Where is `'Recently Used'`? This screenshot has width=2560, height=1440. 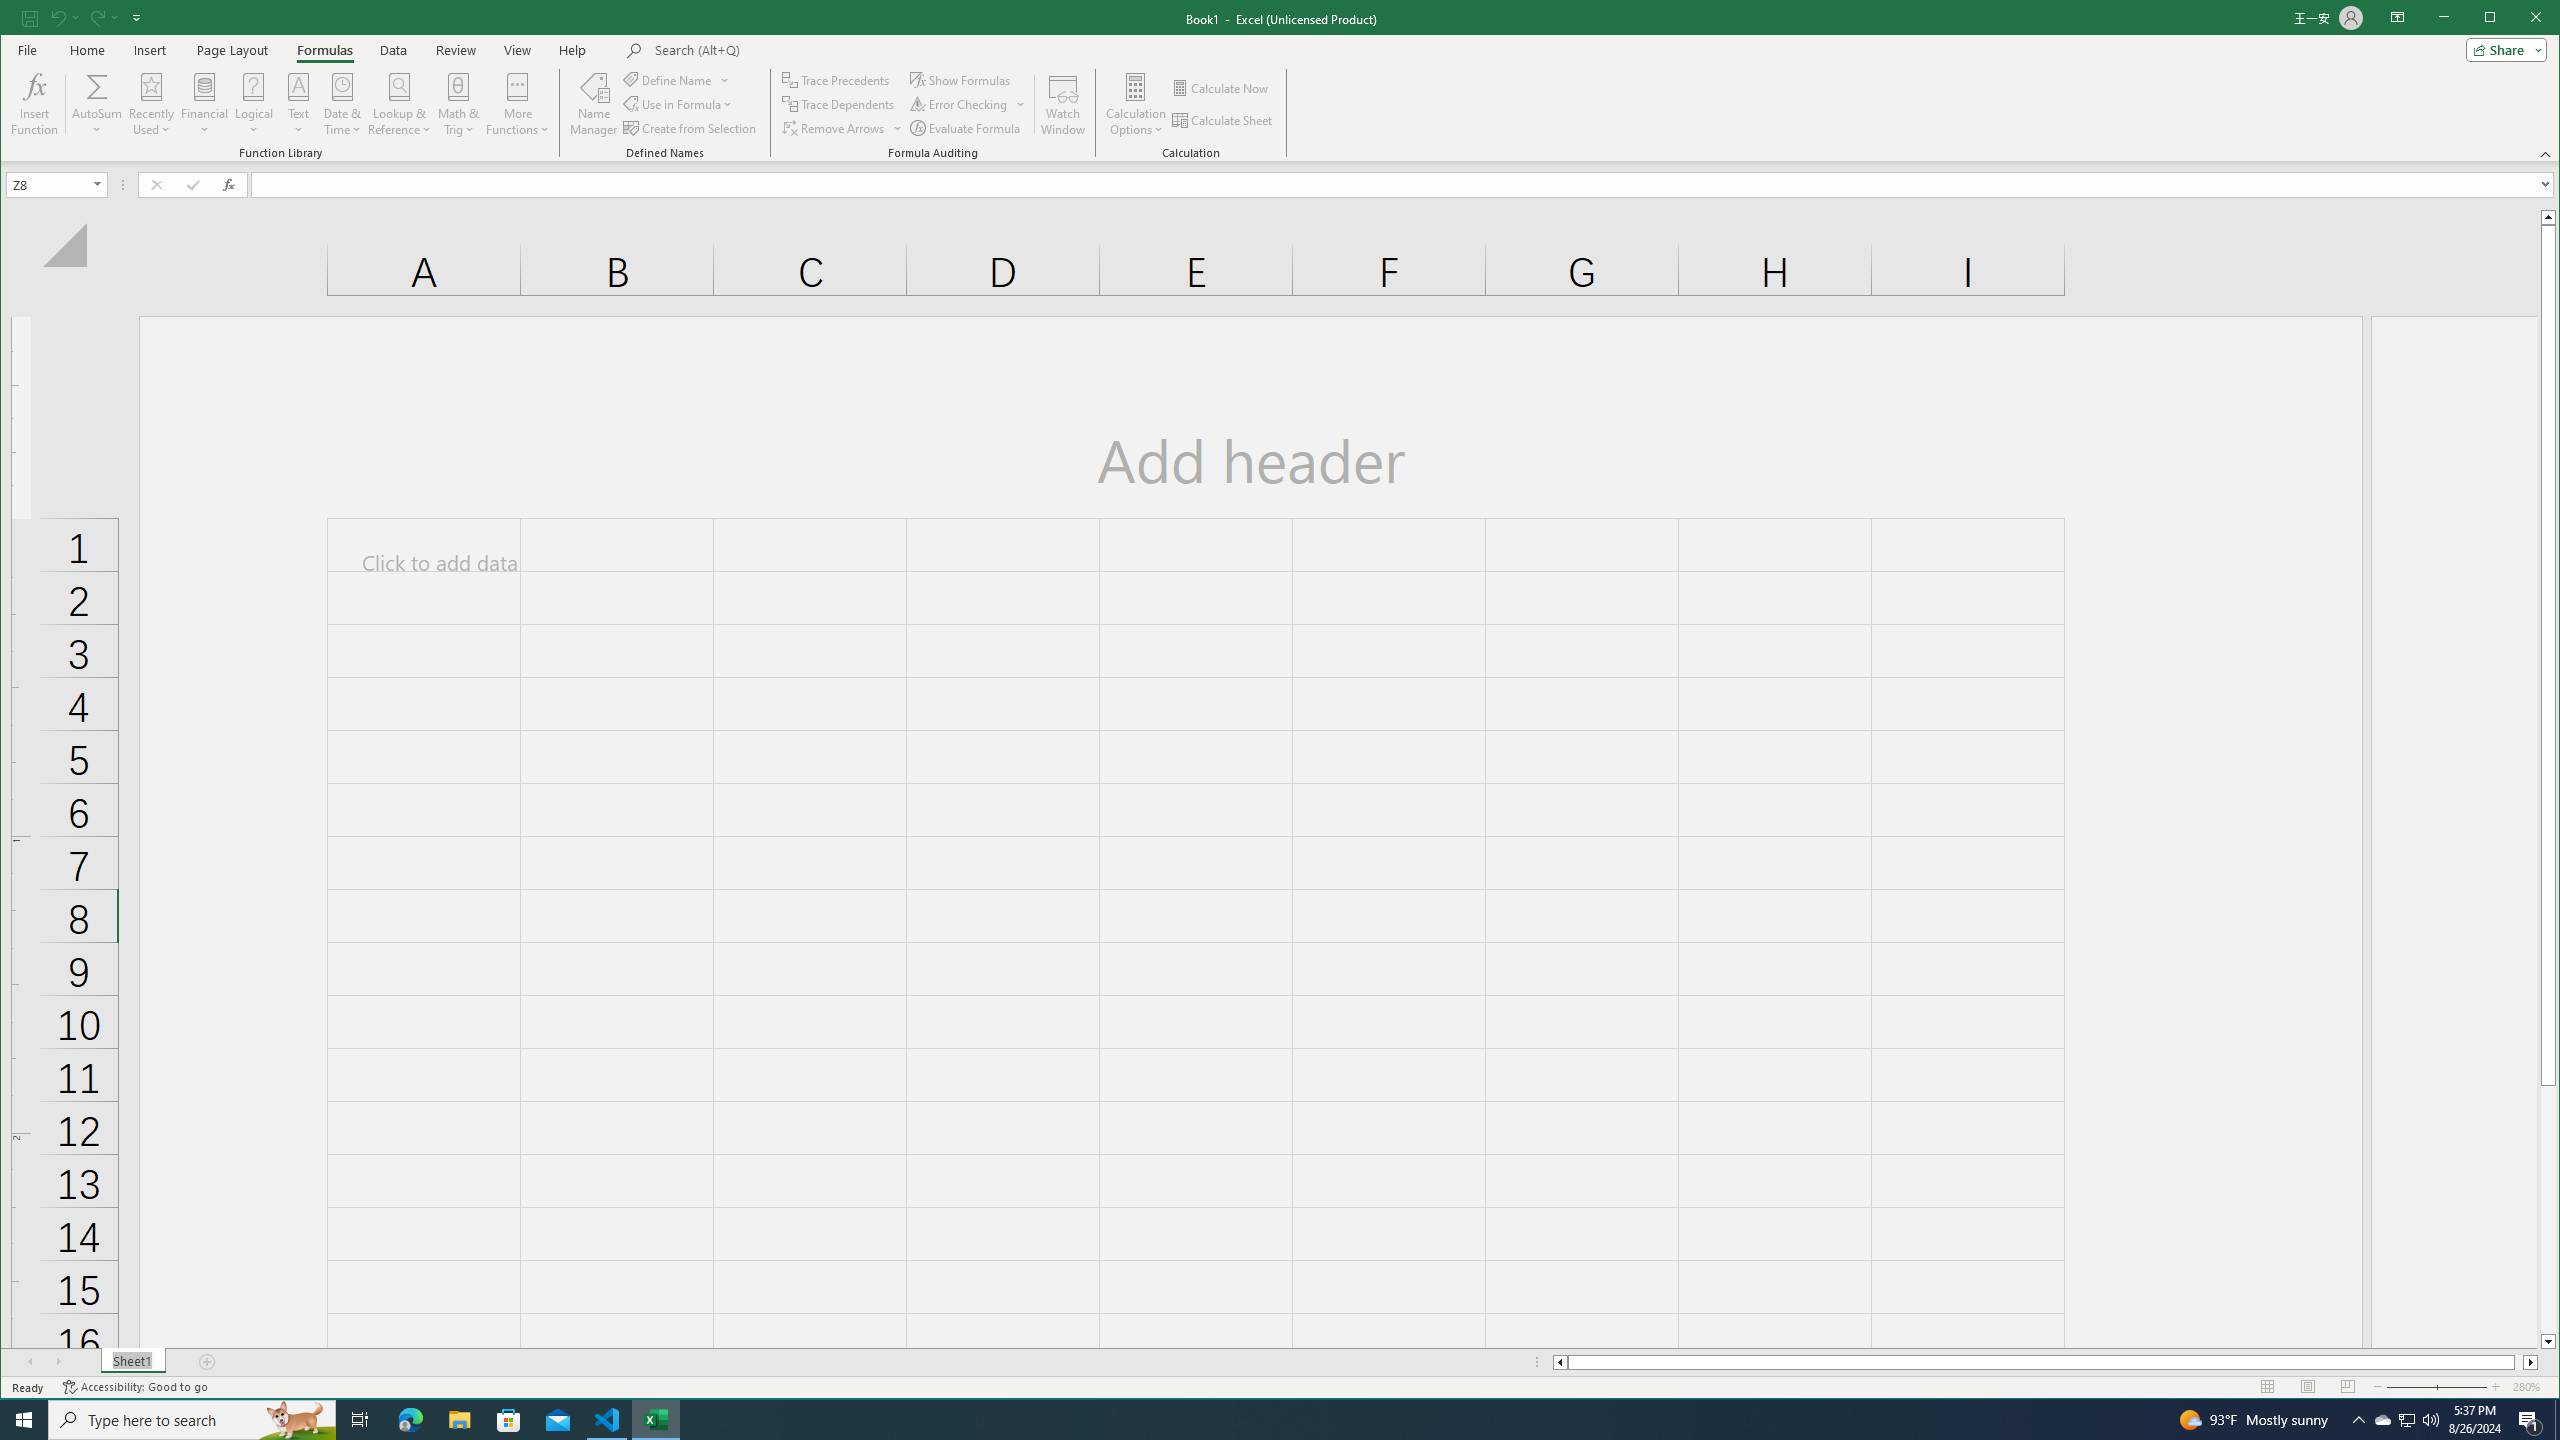 'Recently Used' is located at coordinates (151, 103).